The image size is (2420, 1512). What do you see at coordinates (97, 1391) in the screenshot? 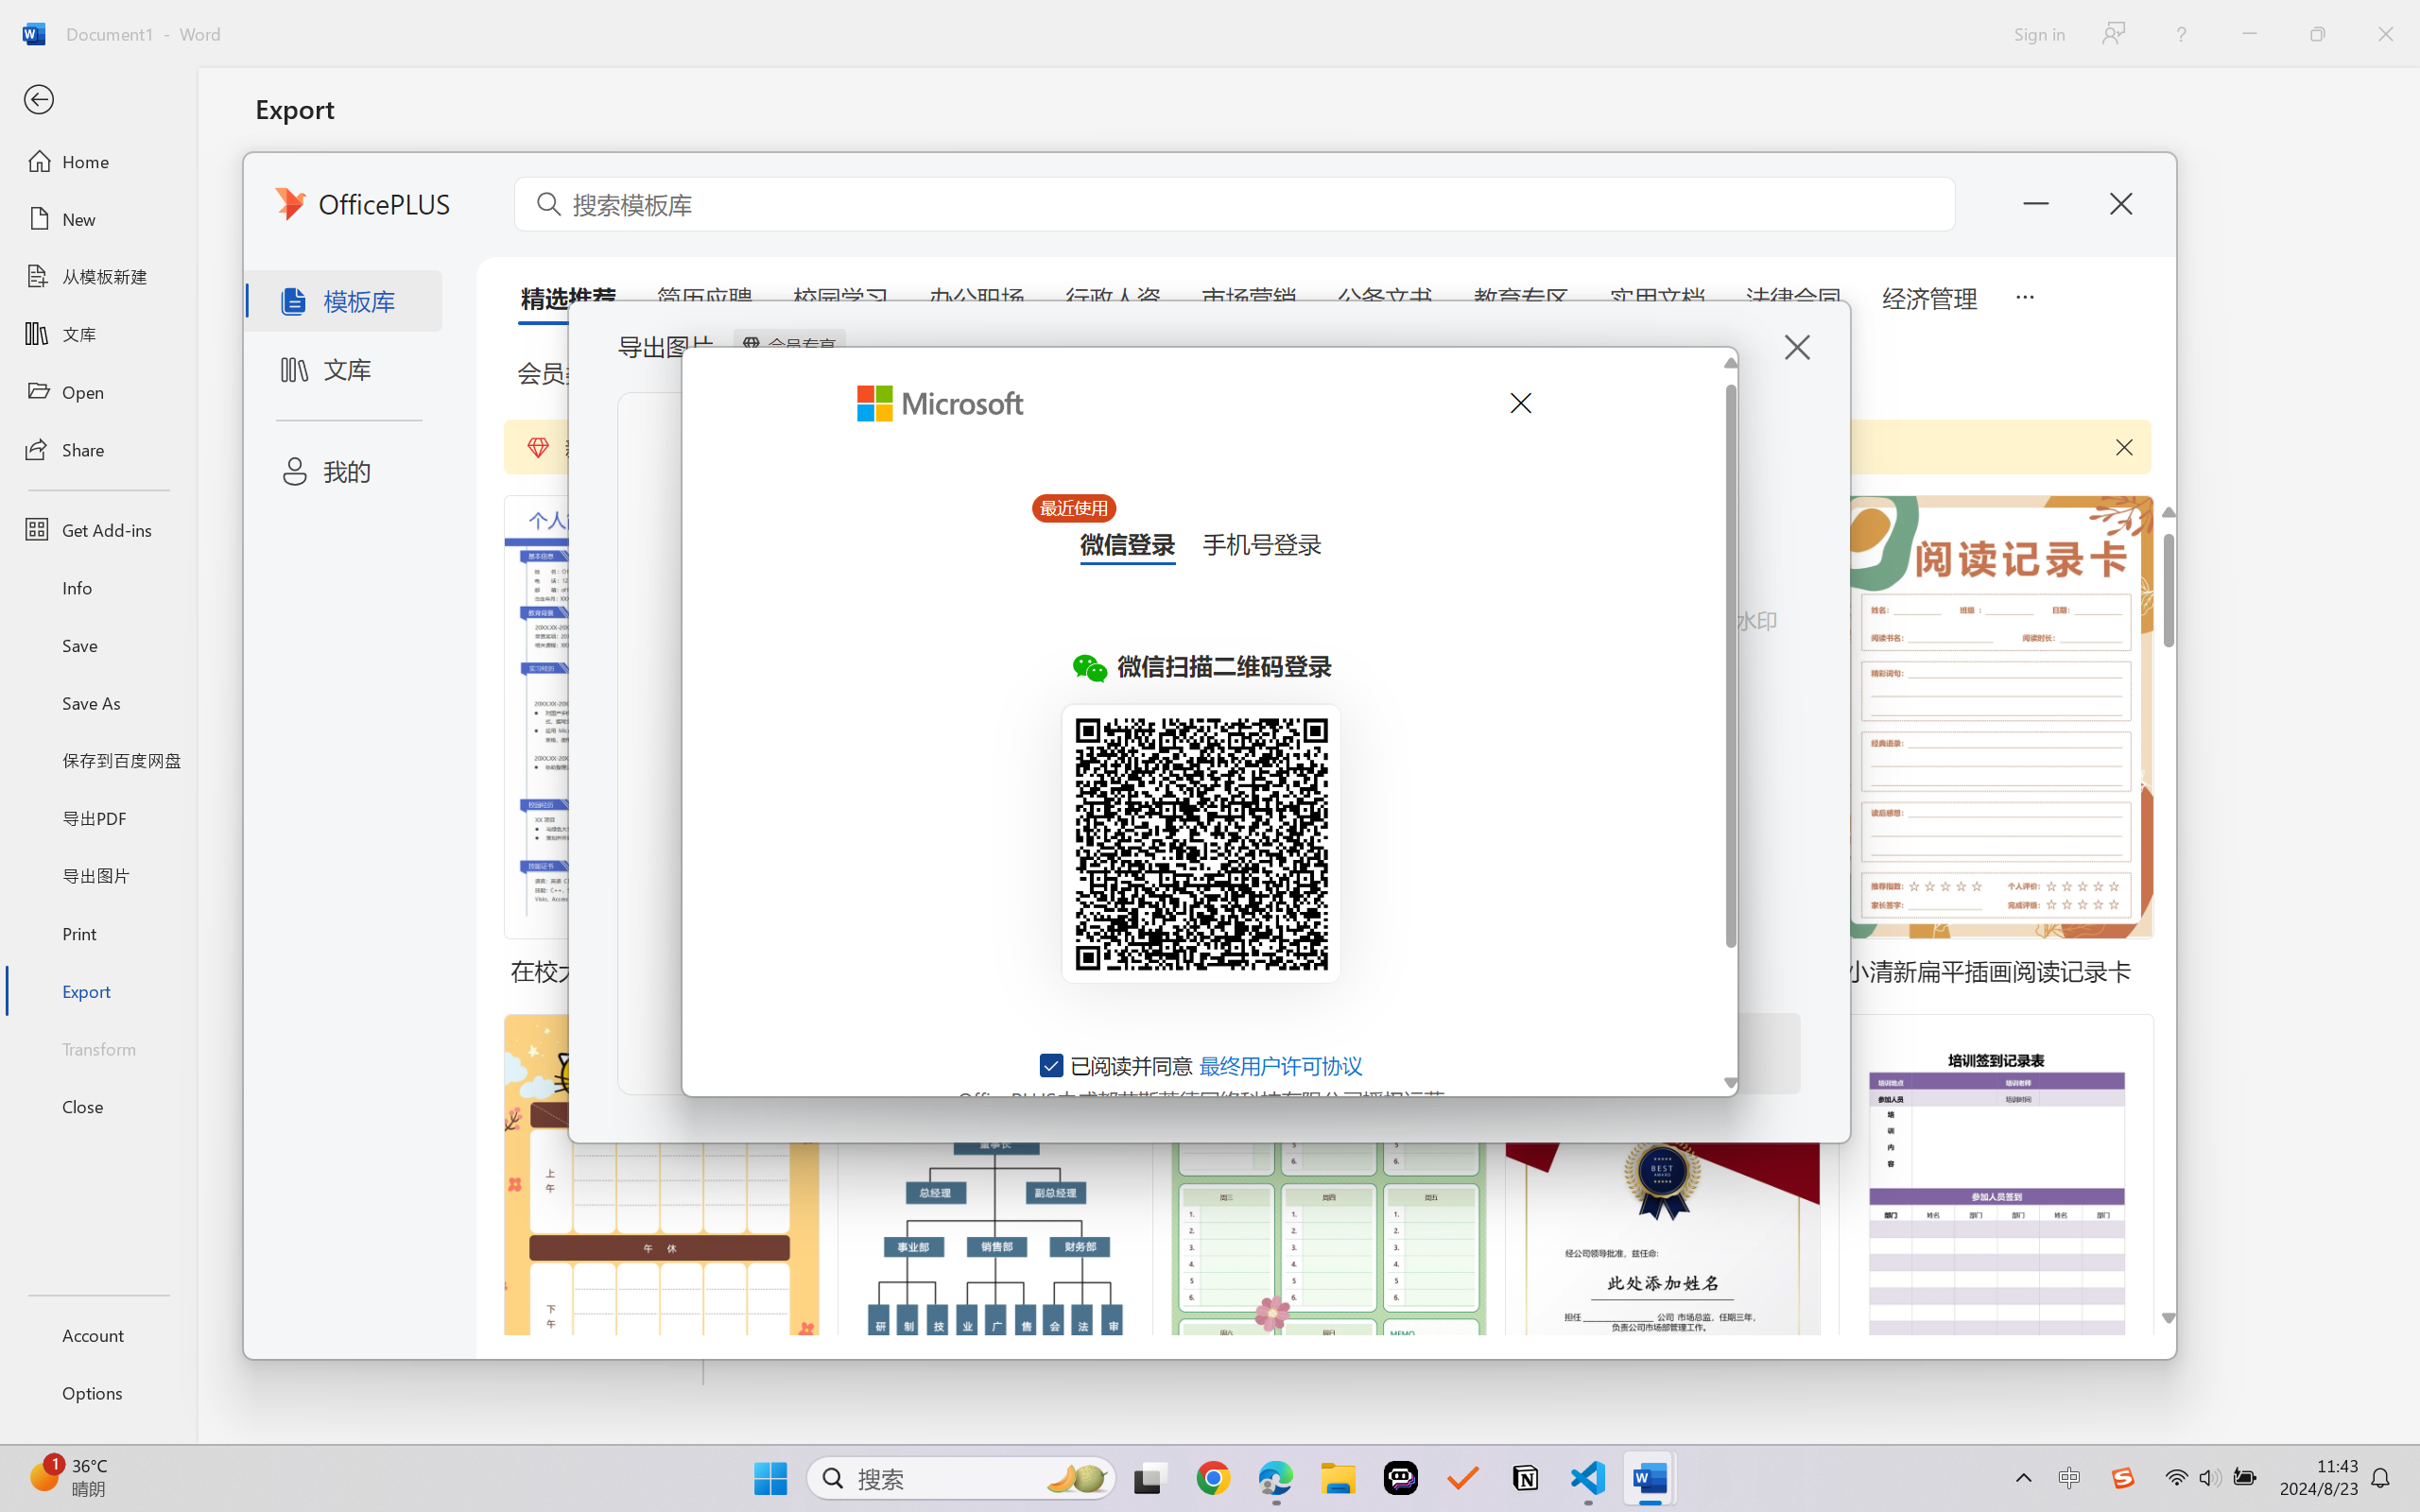
I see `'Options'` at bounding box center [97, 1391].